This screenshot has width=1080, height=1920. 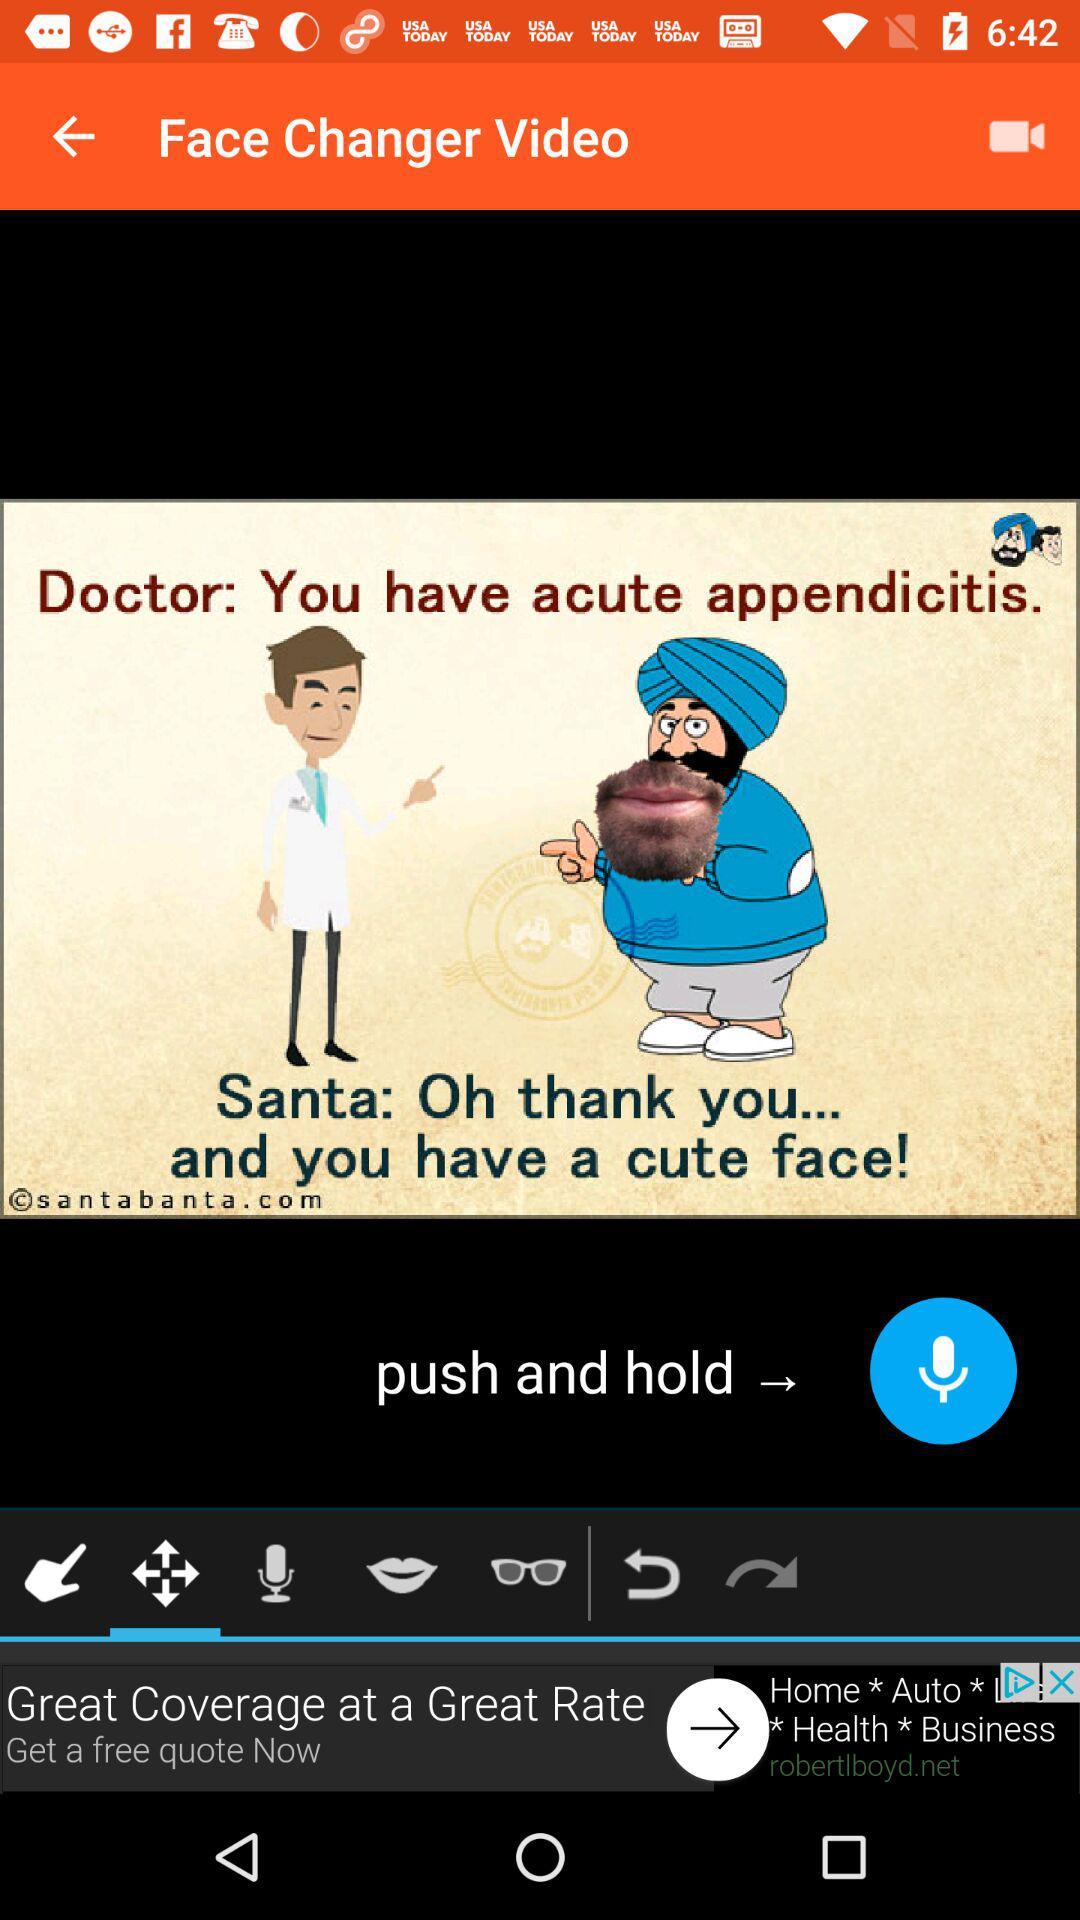 What do you see at coordinates (540, 1727) in the screenshot?
I see `advertisement` at bounding box center [540, 1727].